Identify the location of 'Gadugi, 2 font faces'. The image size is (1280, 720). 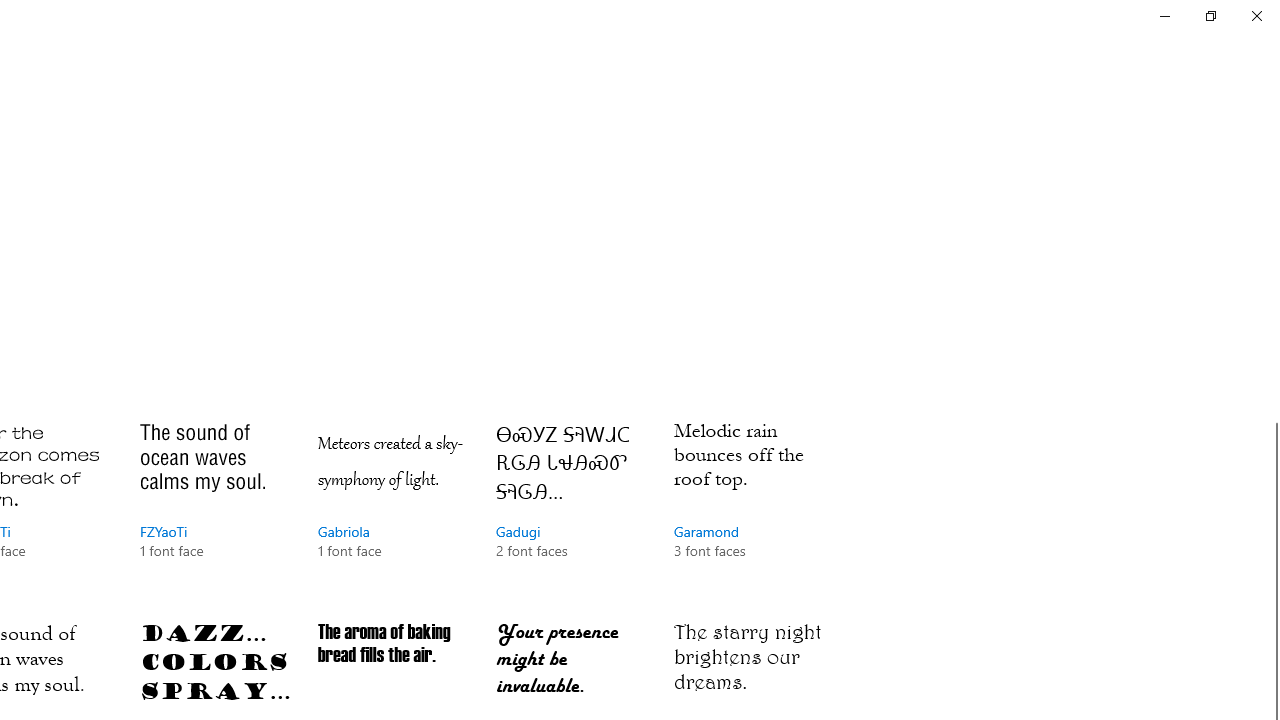
(569, 508).